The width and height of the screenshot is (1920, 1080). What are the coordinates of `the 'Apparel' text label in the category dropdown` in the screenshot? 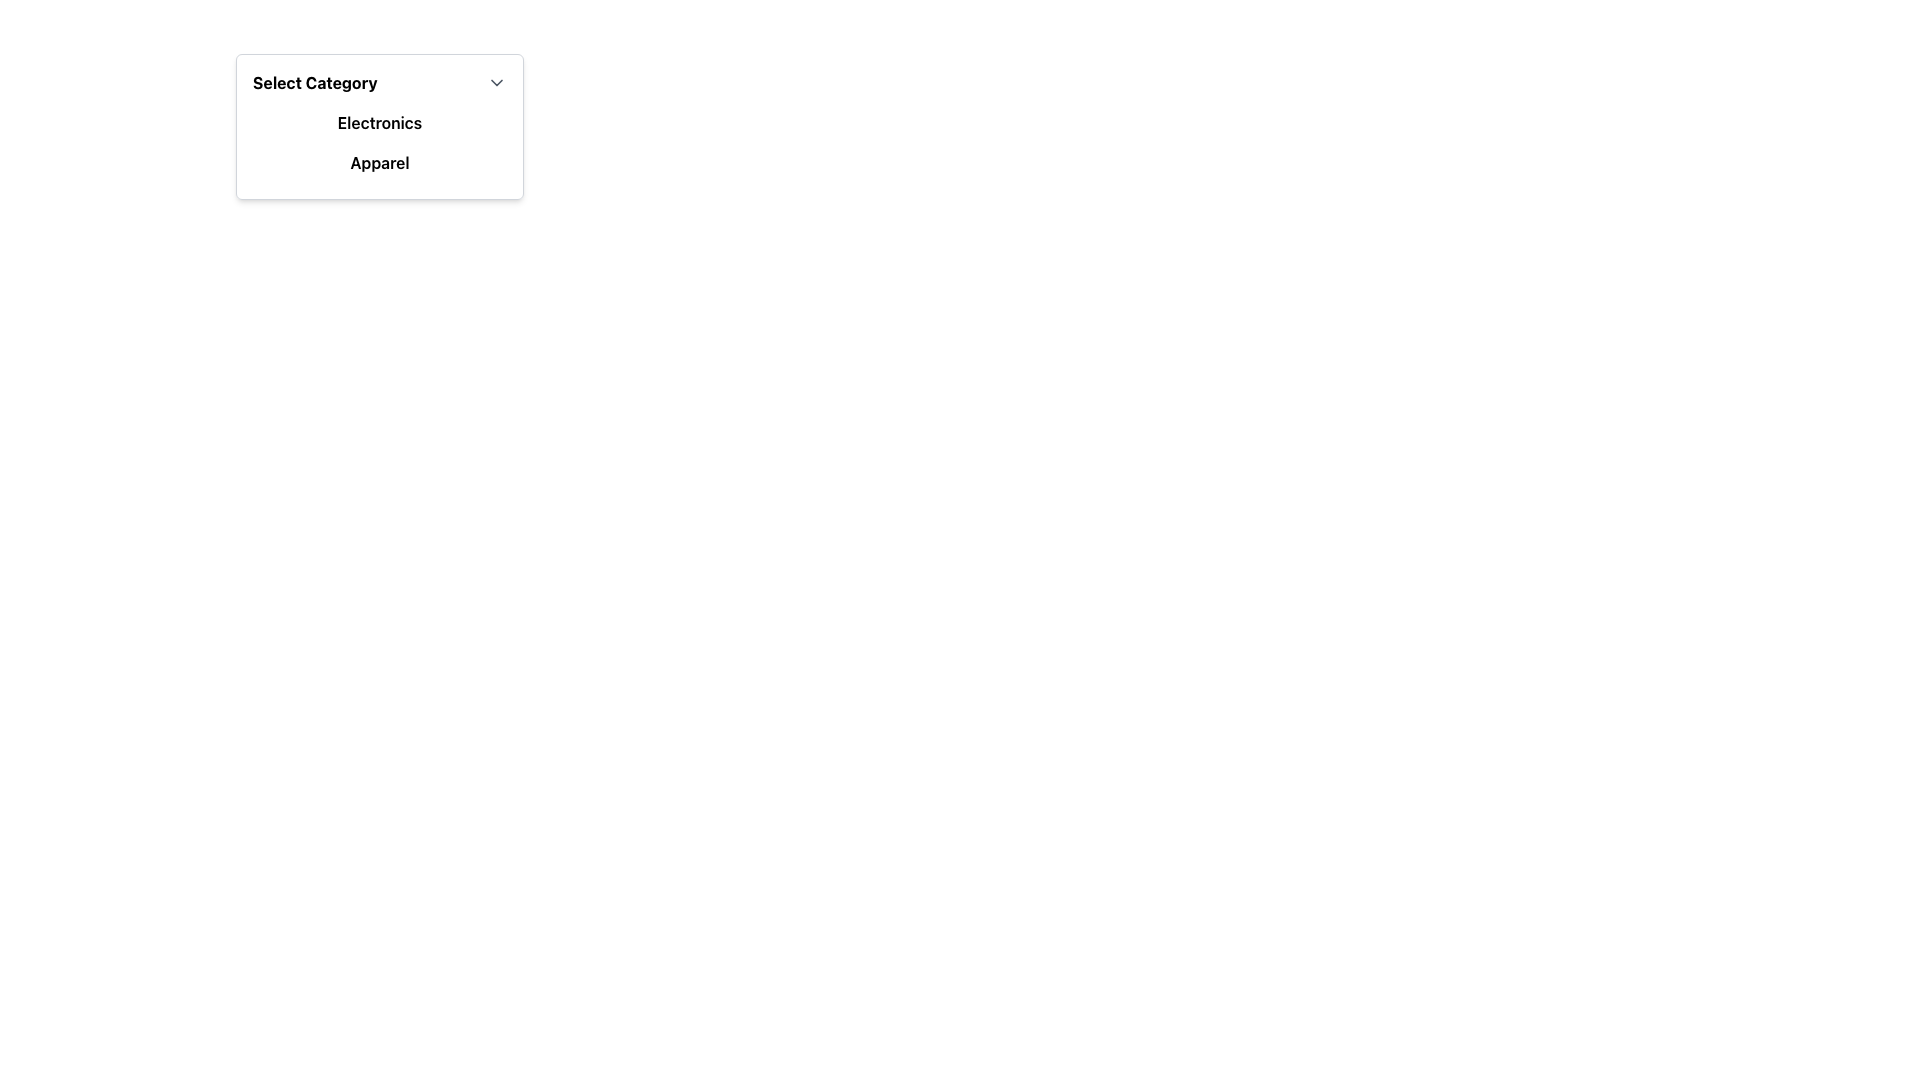 It's located at (379, 161).